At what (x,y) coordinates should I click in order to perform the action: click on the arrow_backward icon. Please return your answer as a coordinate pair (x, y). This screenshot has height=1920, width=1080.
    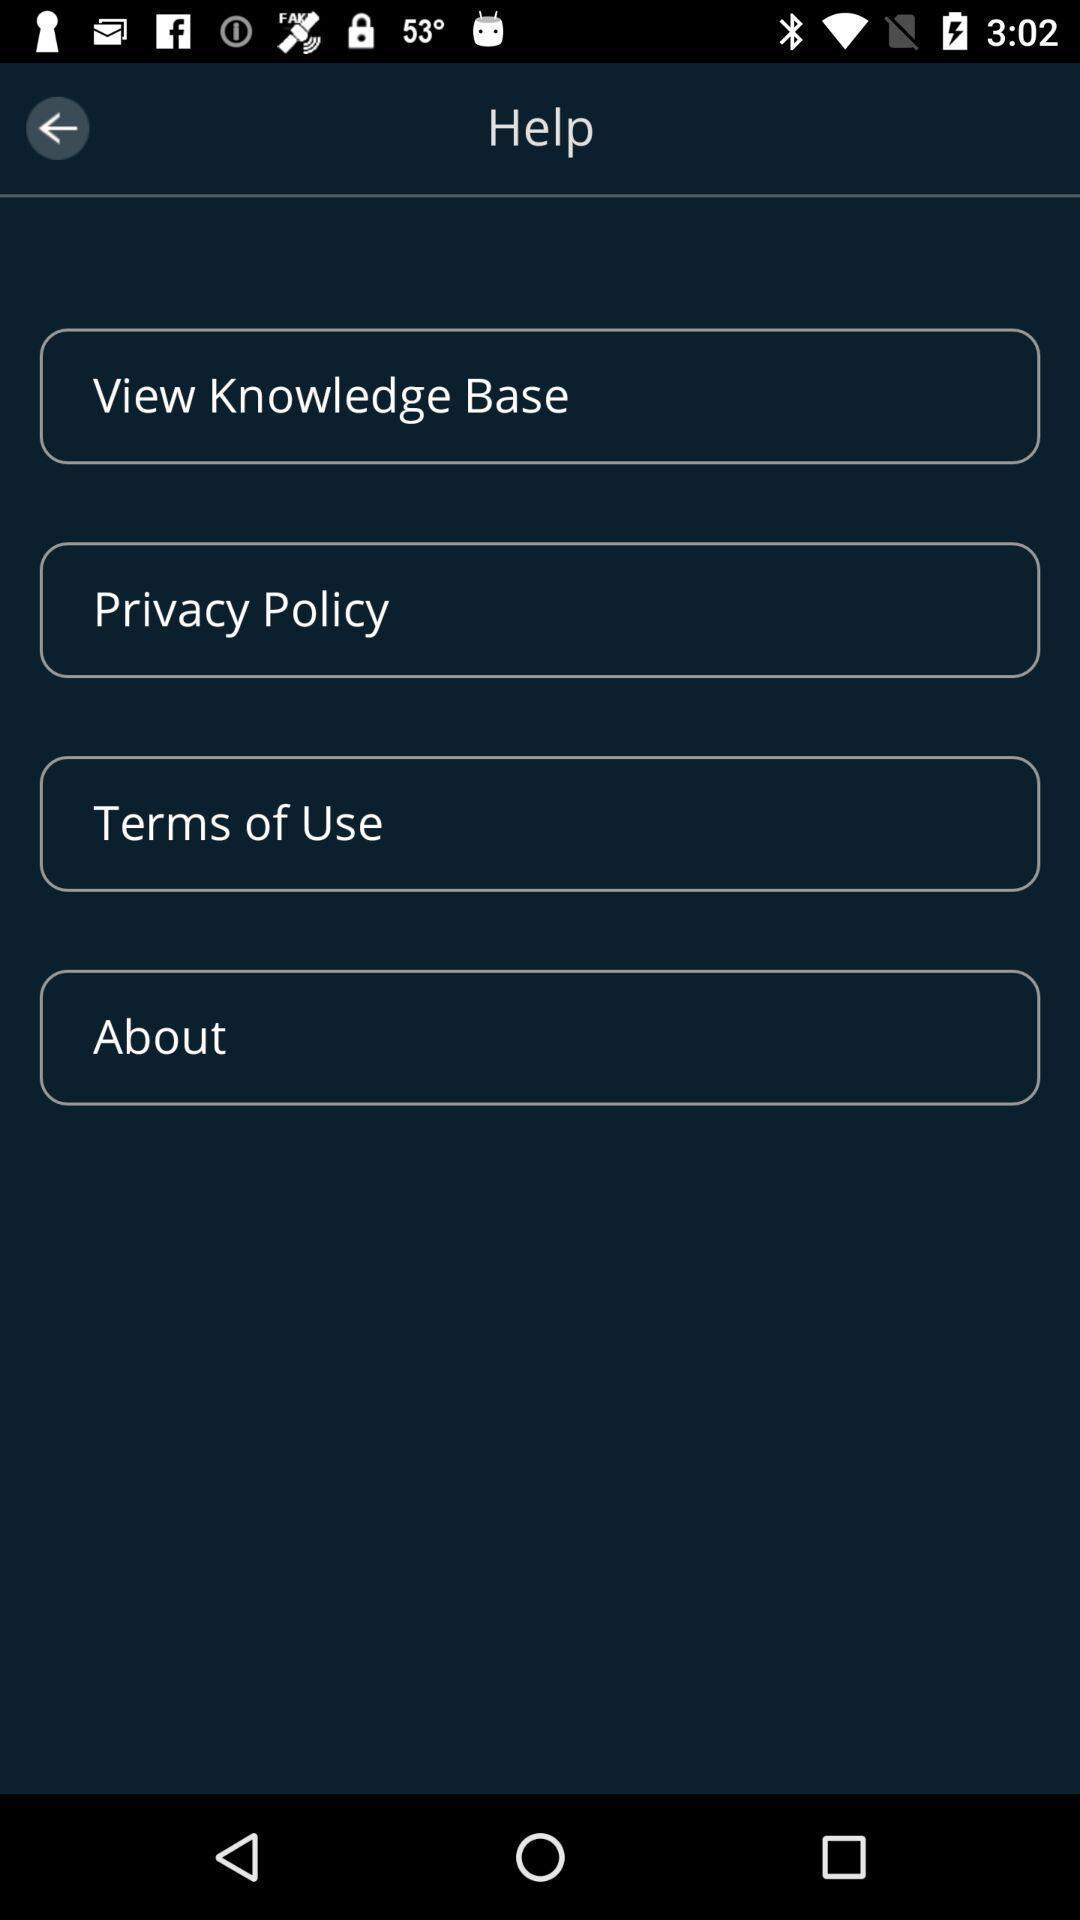
    Looking at the image, I should click on (56, 127).